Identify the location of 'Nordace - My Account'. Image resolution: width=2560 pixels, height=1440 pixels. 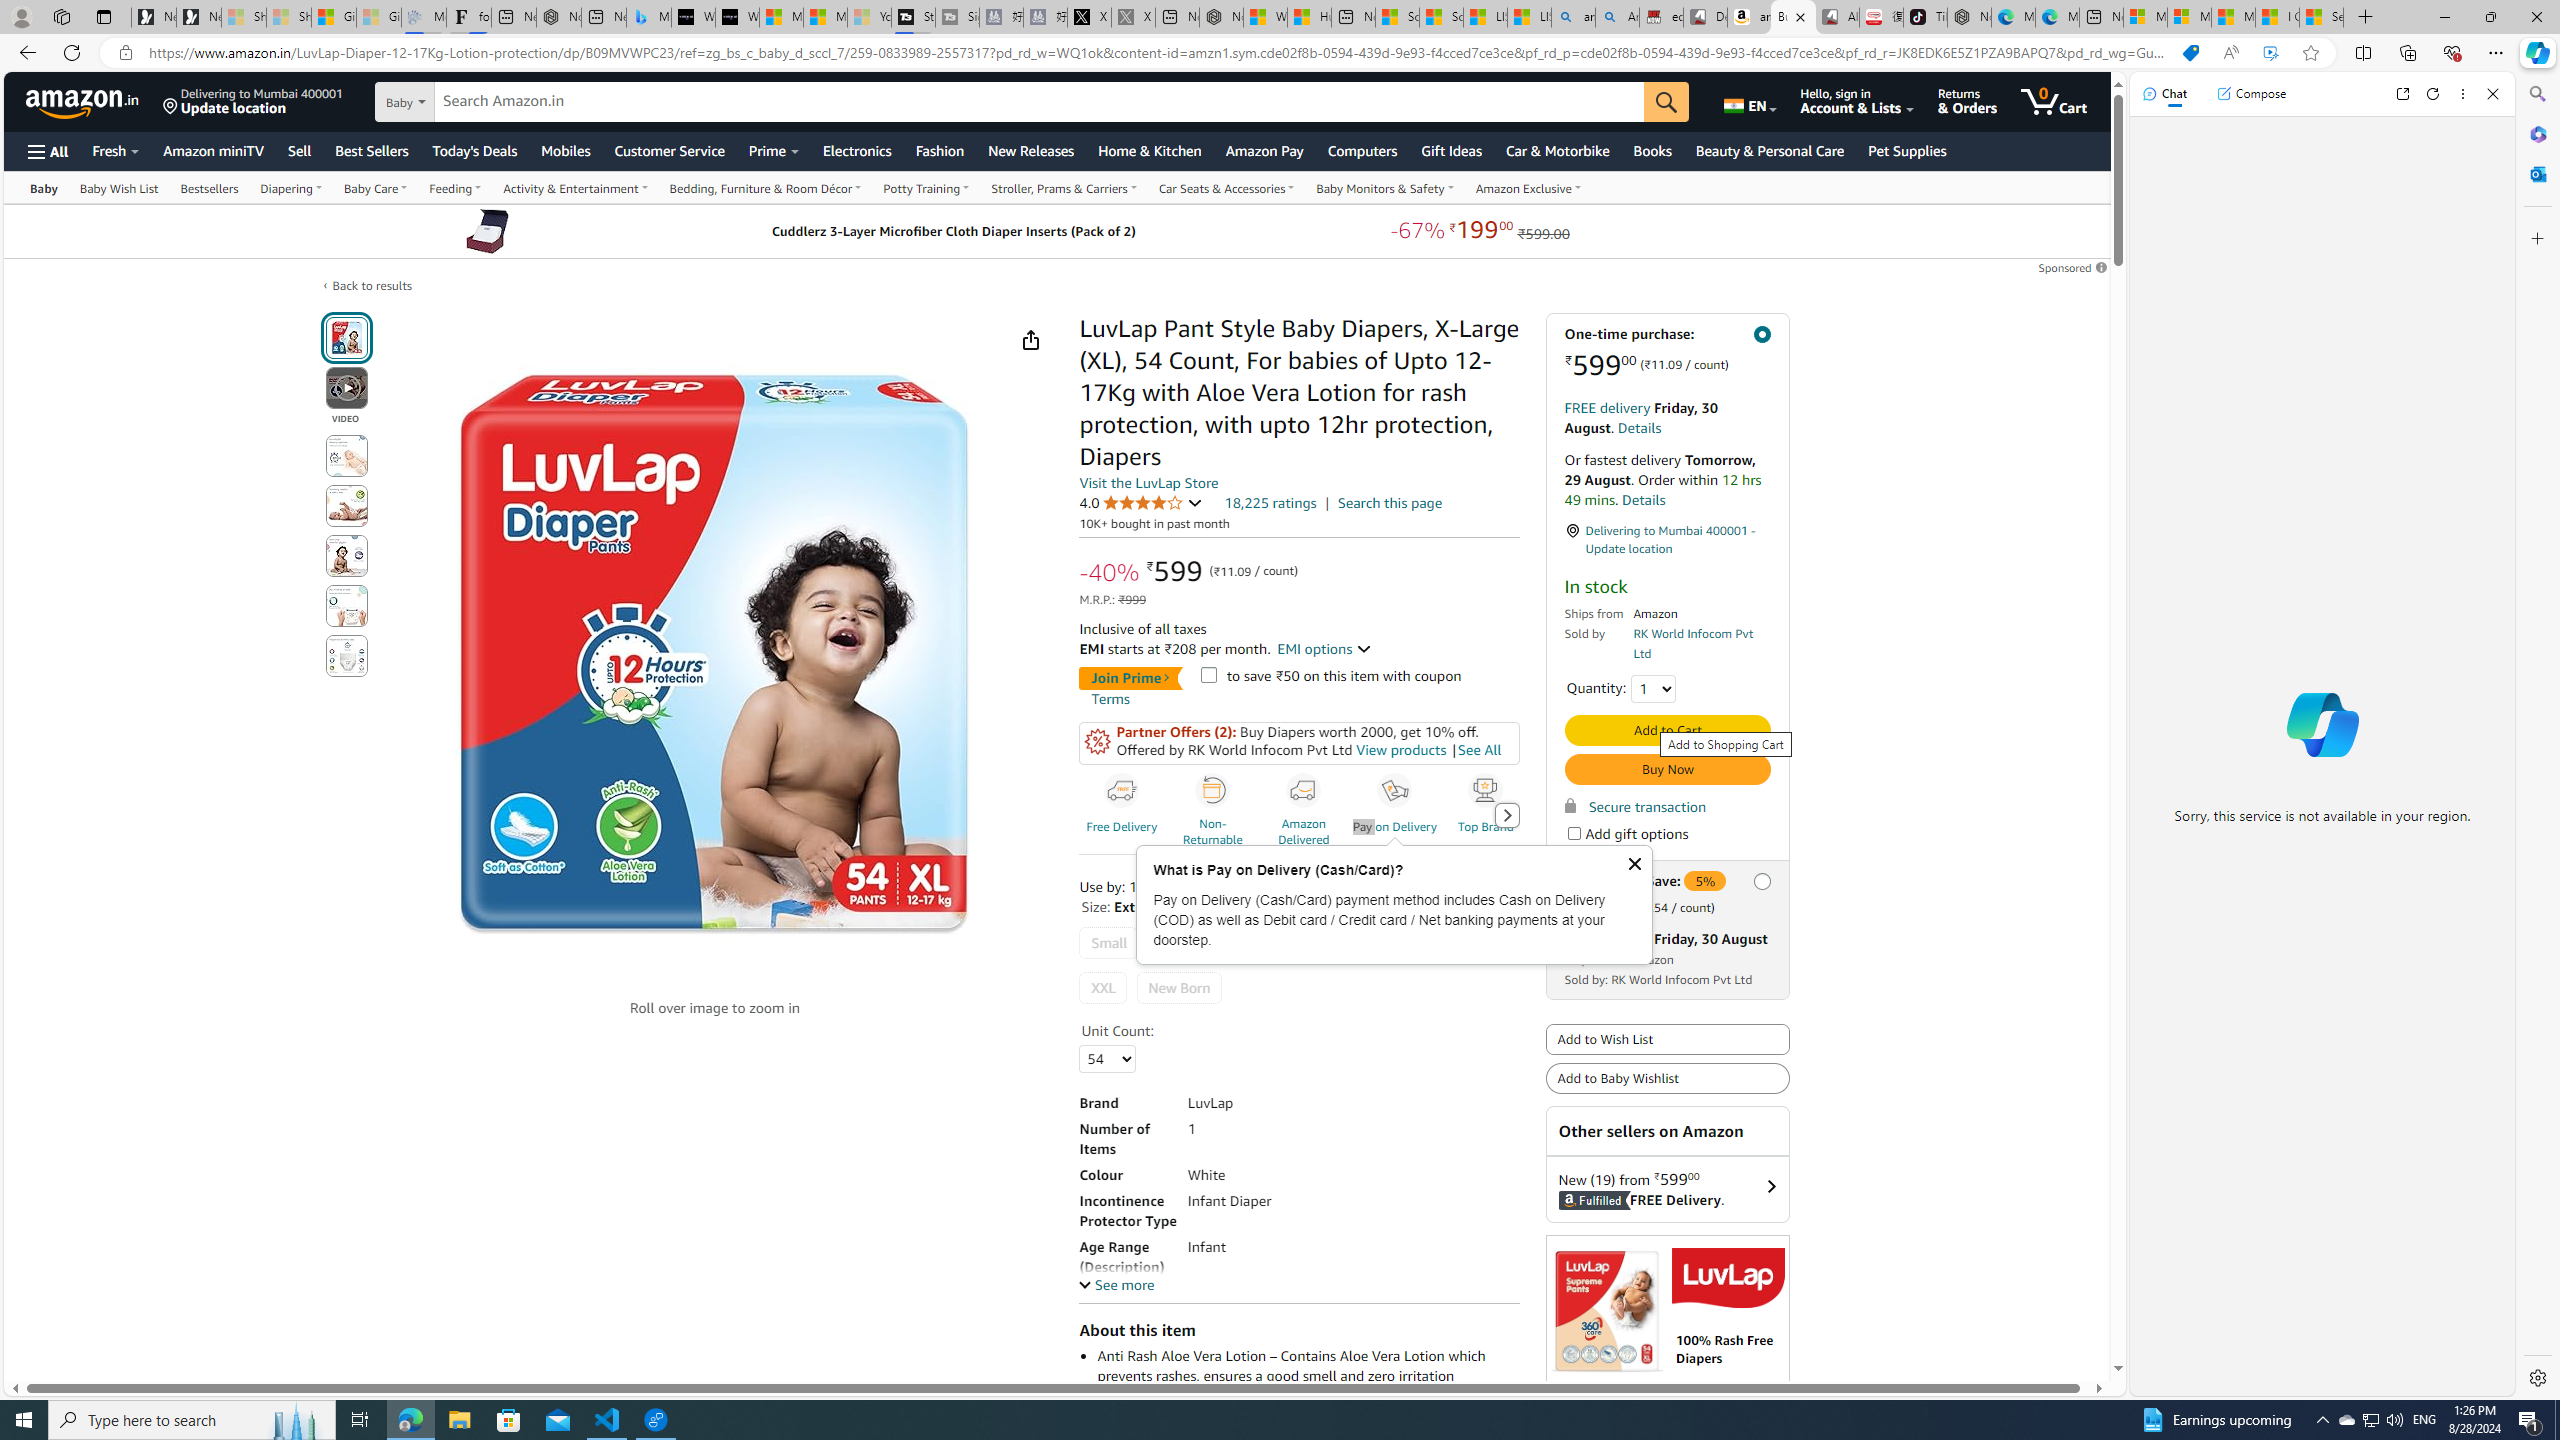
(1220, 16).